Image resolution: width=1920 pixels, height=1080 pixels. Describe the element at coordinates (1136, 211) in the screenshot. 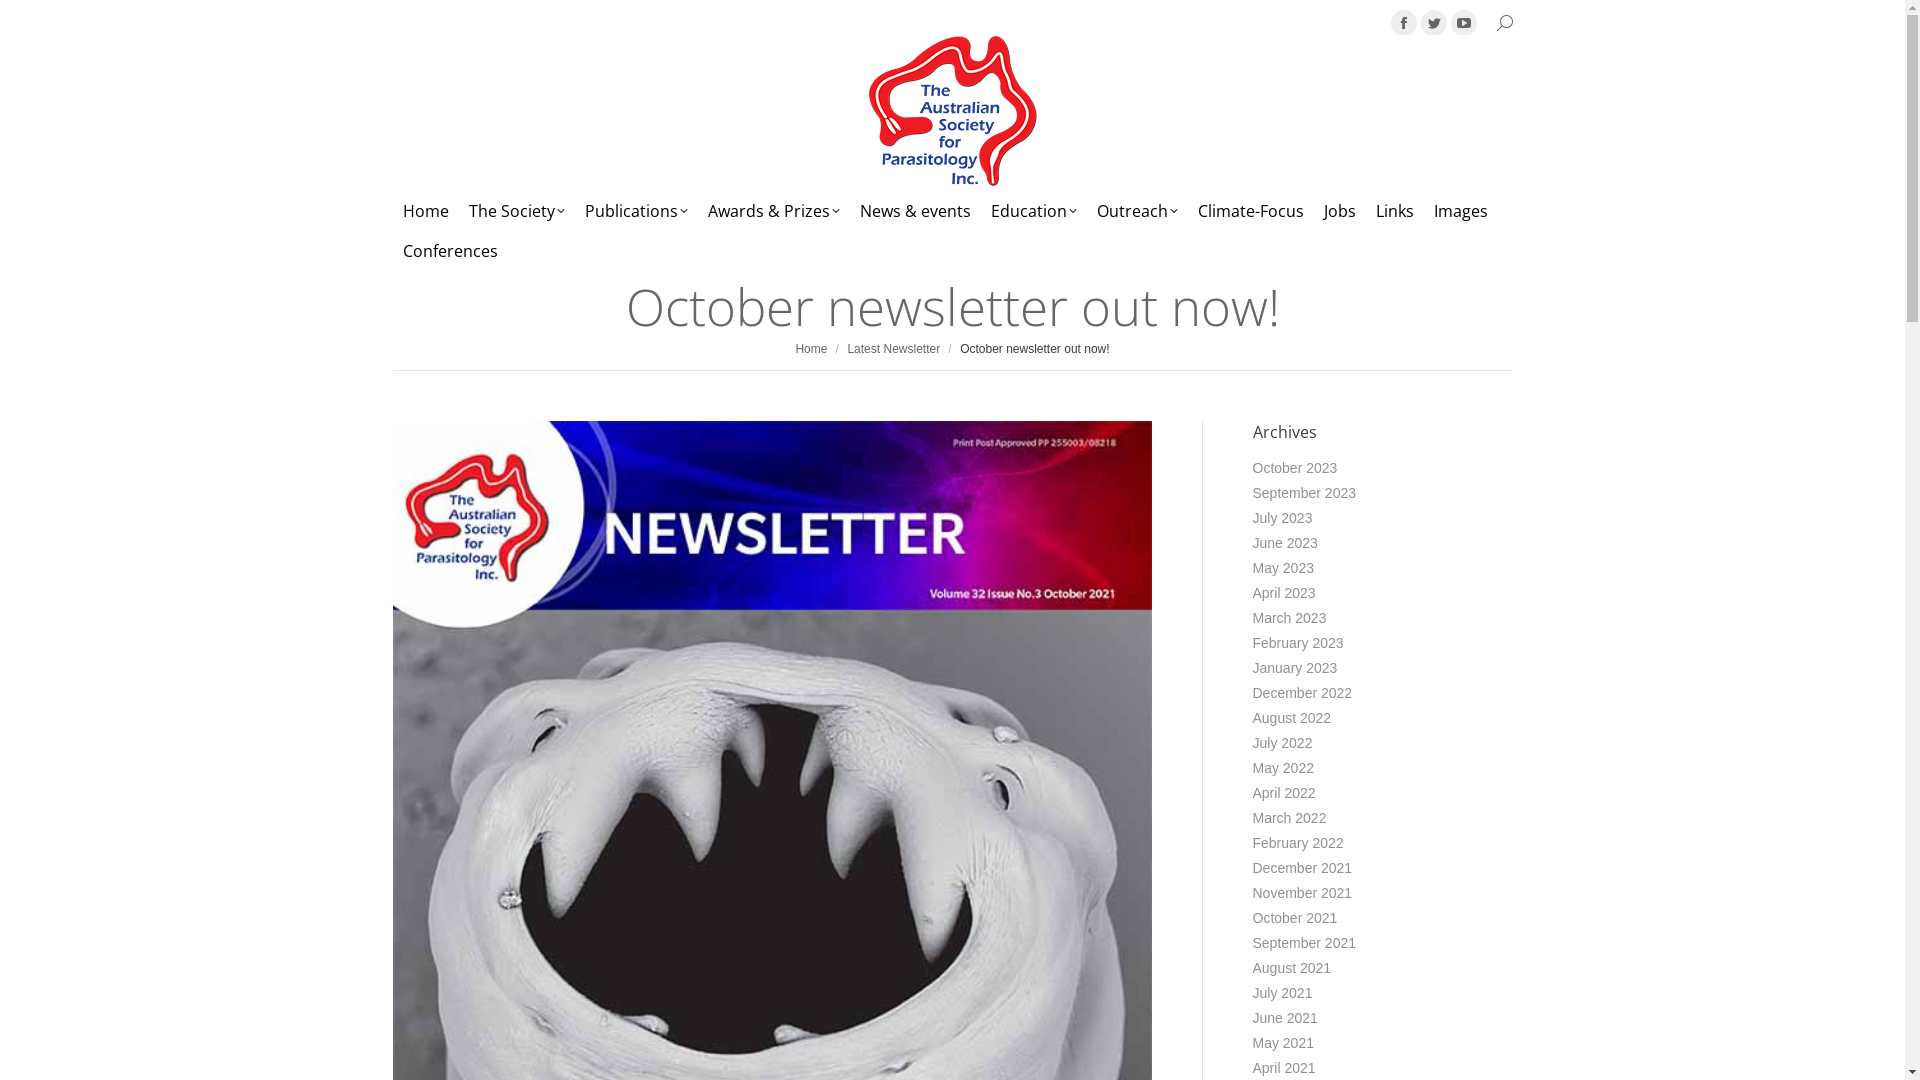

I see `'Outreach'` at that location.